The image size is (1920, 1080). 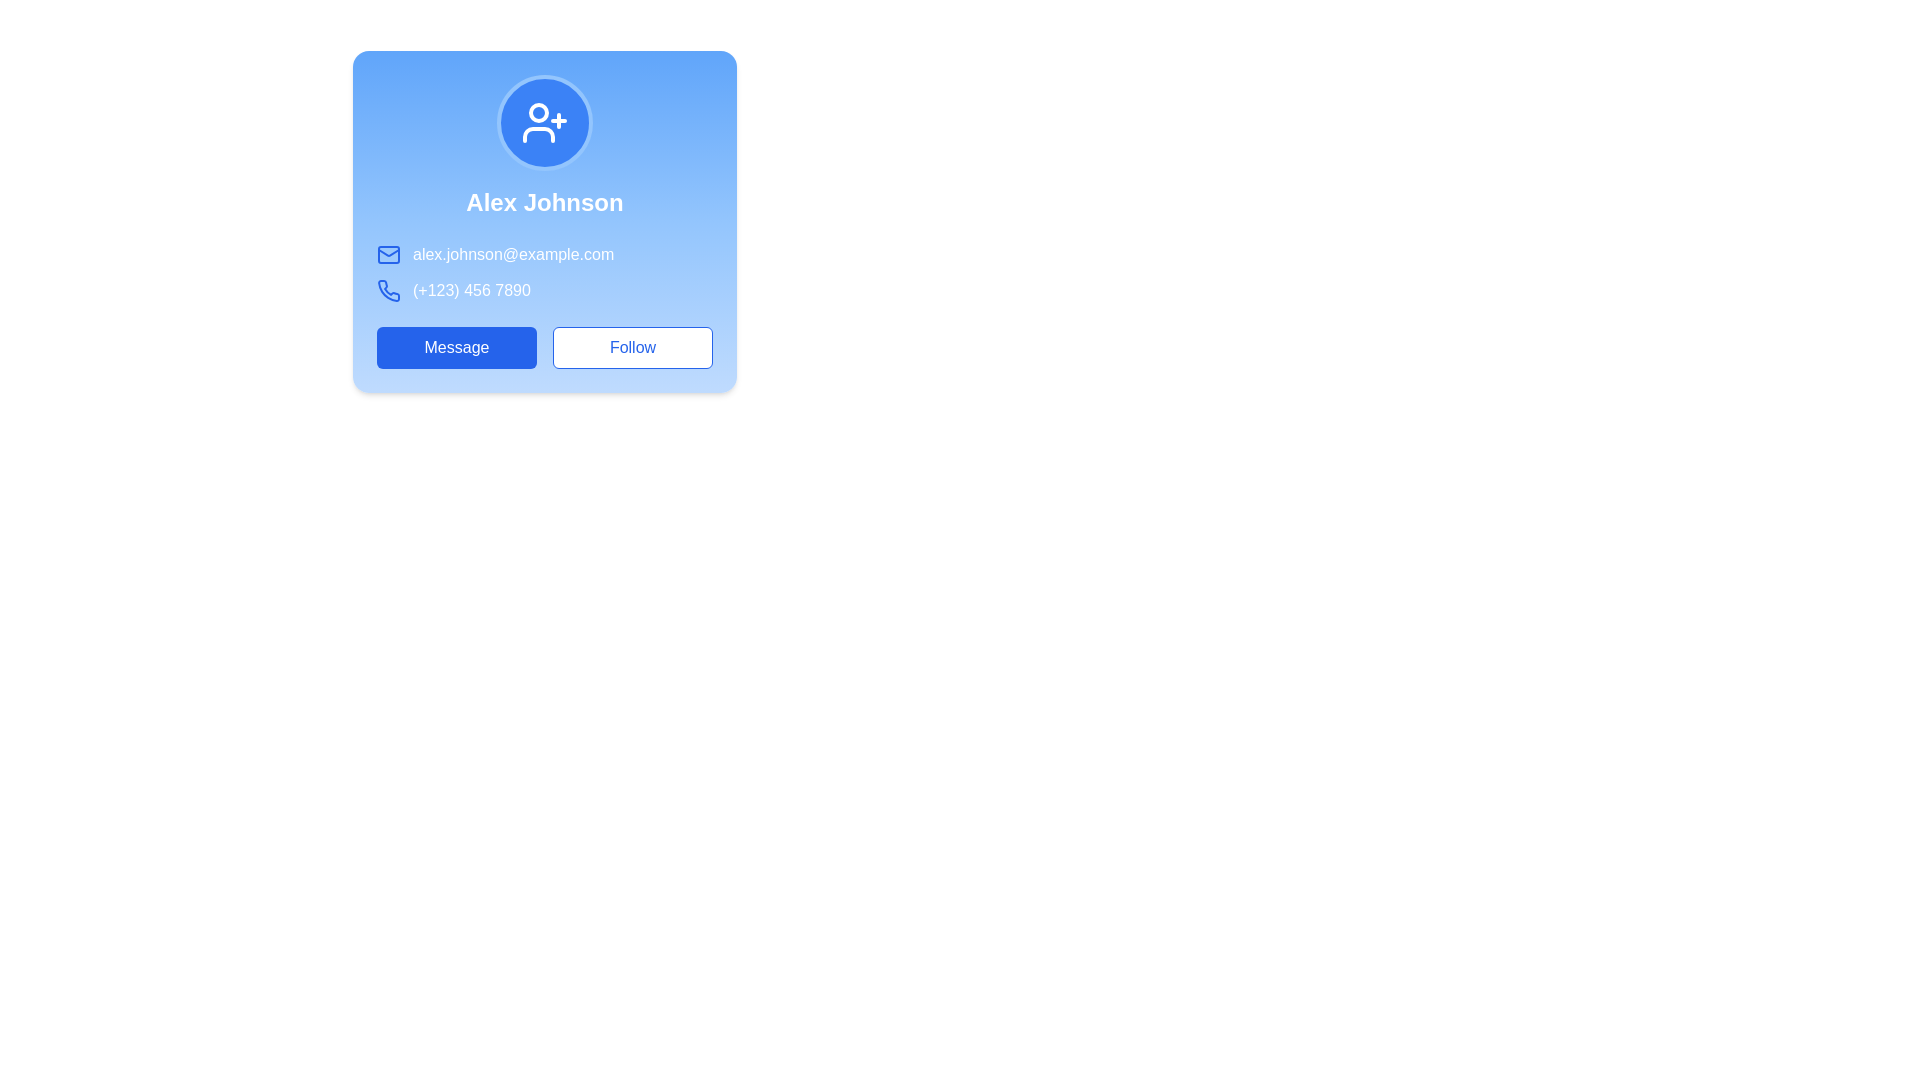 What do you see at coordinates (388, 290) in the screenshot?
I see `the phone icon, which is a blue outlined receiver shape located to the left of the phone number '(+123) 456 7890' in the contact card's second row` at bounding box center [388, 290].